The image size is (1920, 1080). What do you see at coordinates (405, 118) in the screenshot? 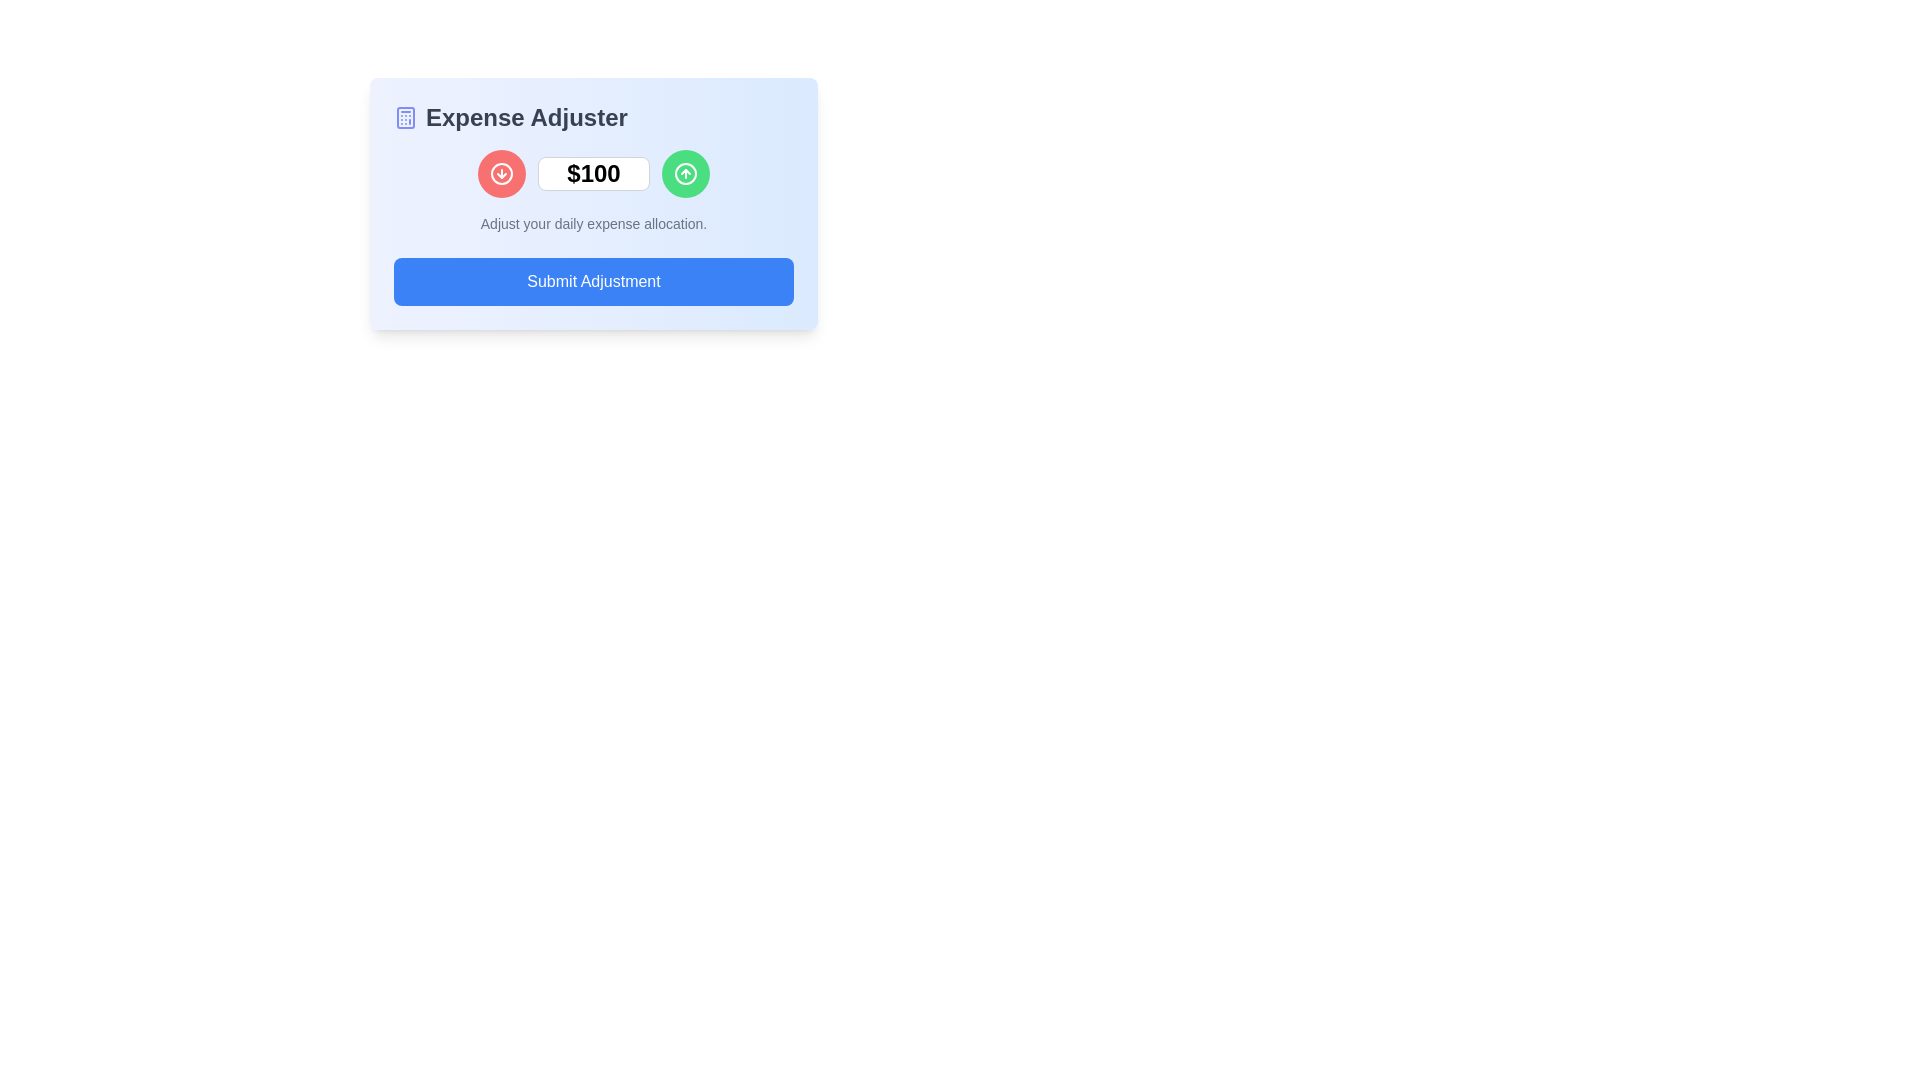
I see `the calculator icon with a blue hue, which is positioned to the left of the 'Expense Adjuster' title, located at the top-left corner of the interface card` at bounding box center [405, 118].